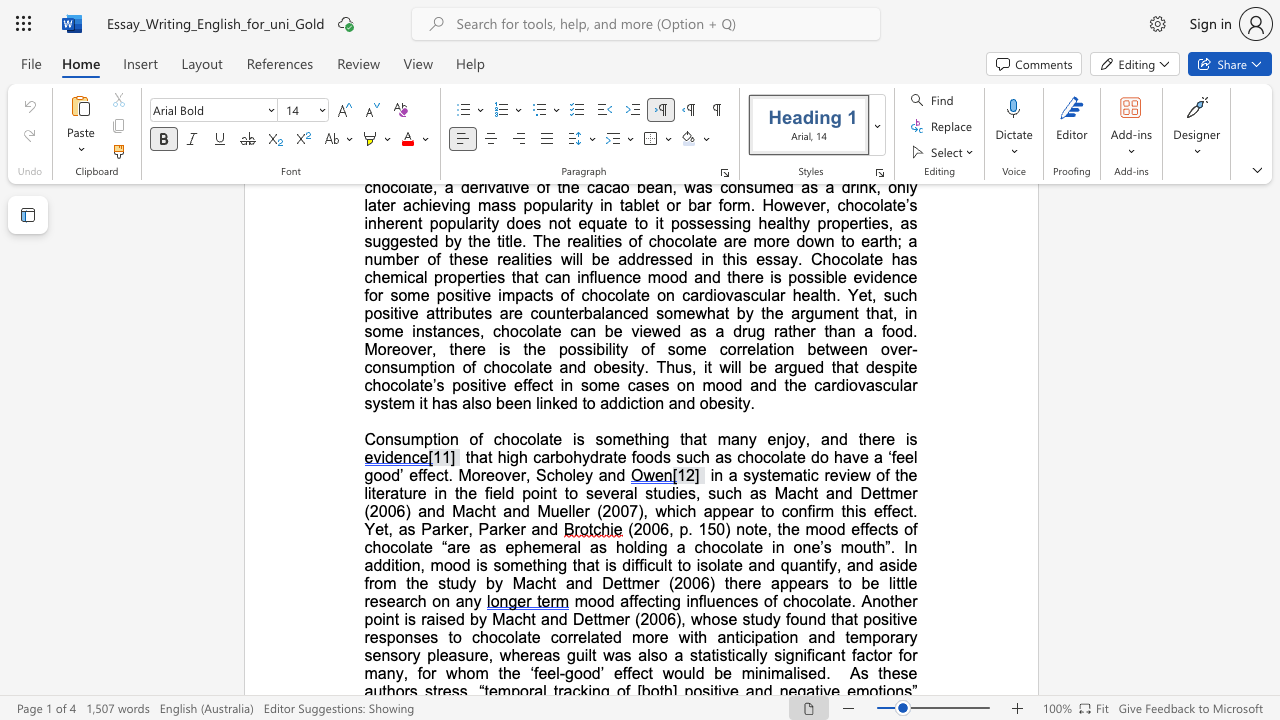 The image size is (1280, 720). I want to click on the subset text "ppear to co" within the text "appear to confirm", so click(712, 510).